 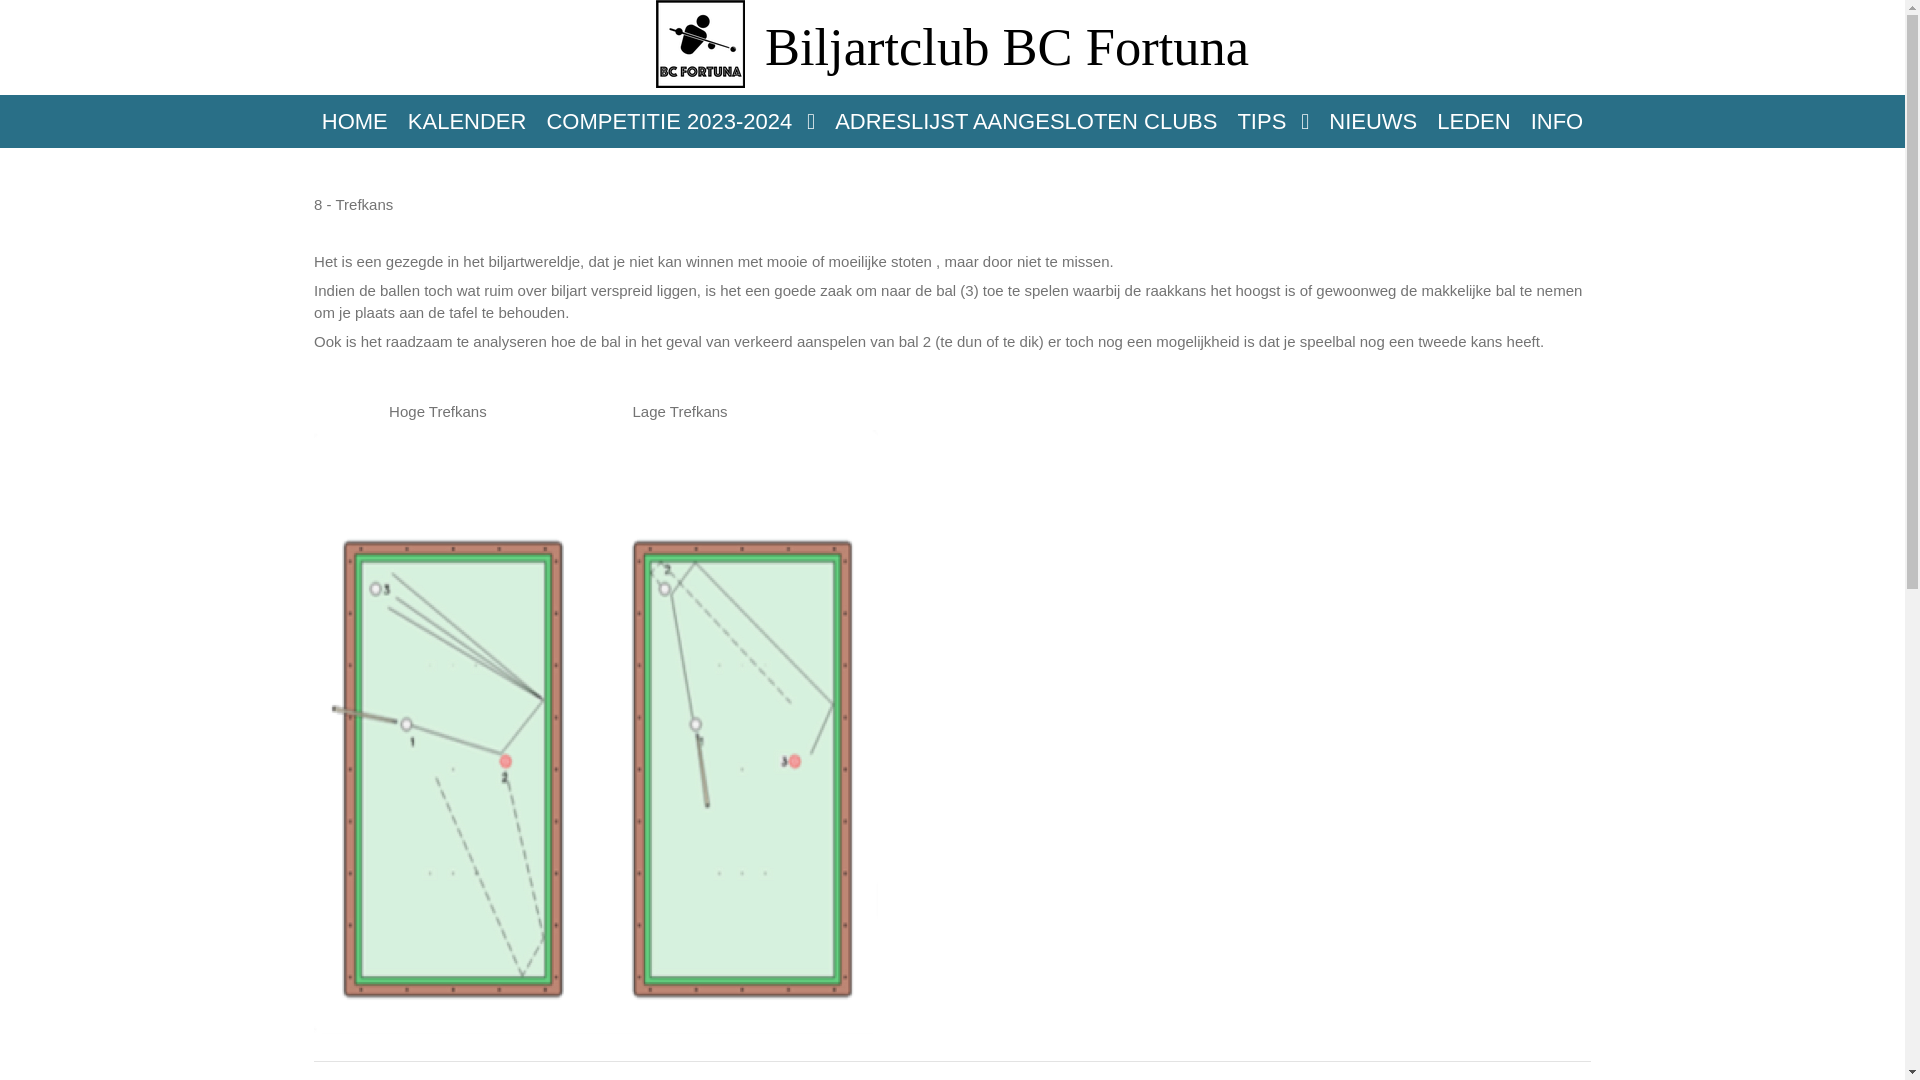 What do you see at coordinates (1226, 120) in the screenshot?
I see `'TIPS'` at bounding box center [1226, 120].